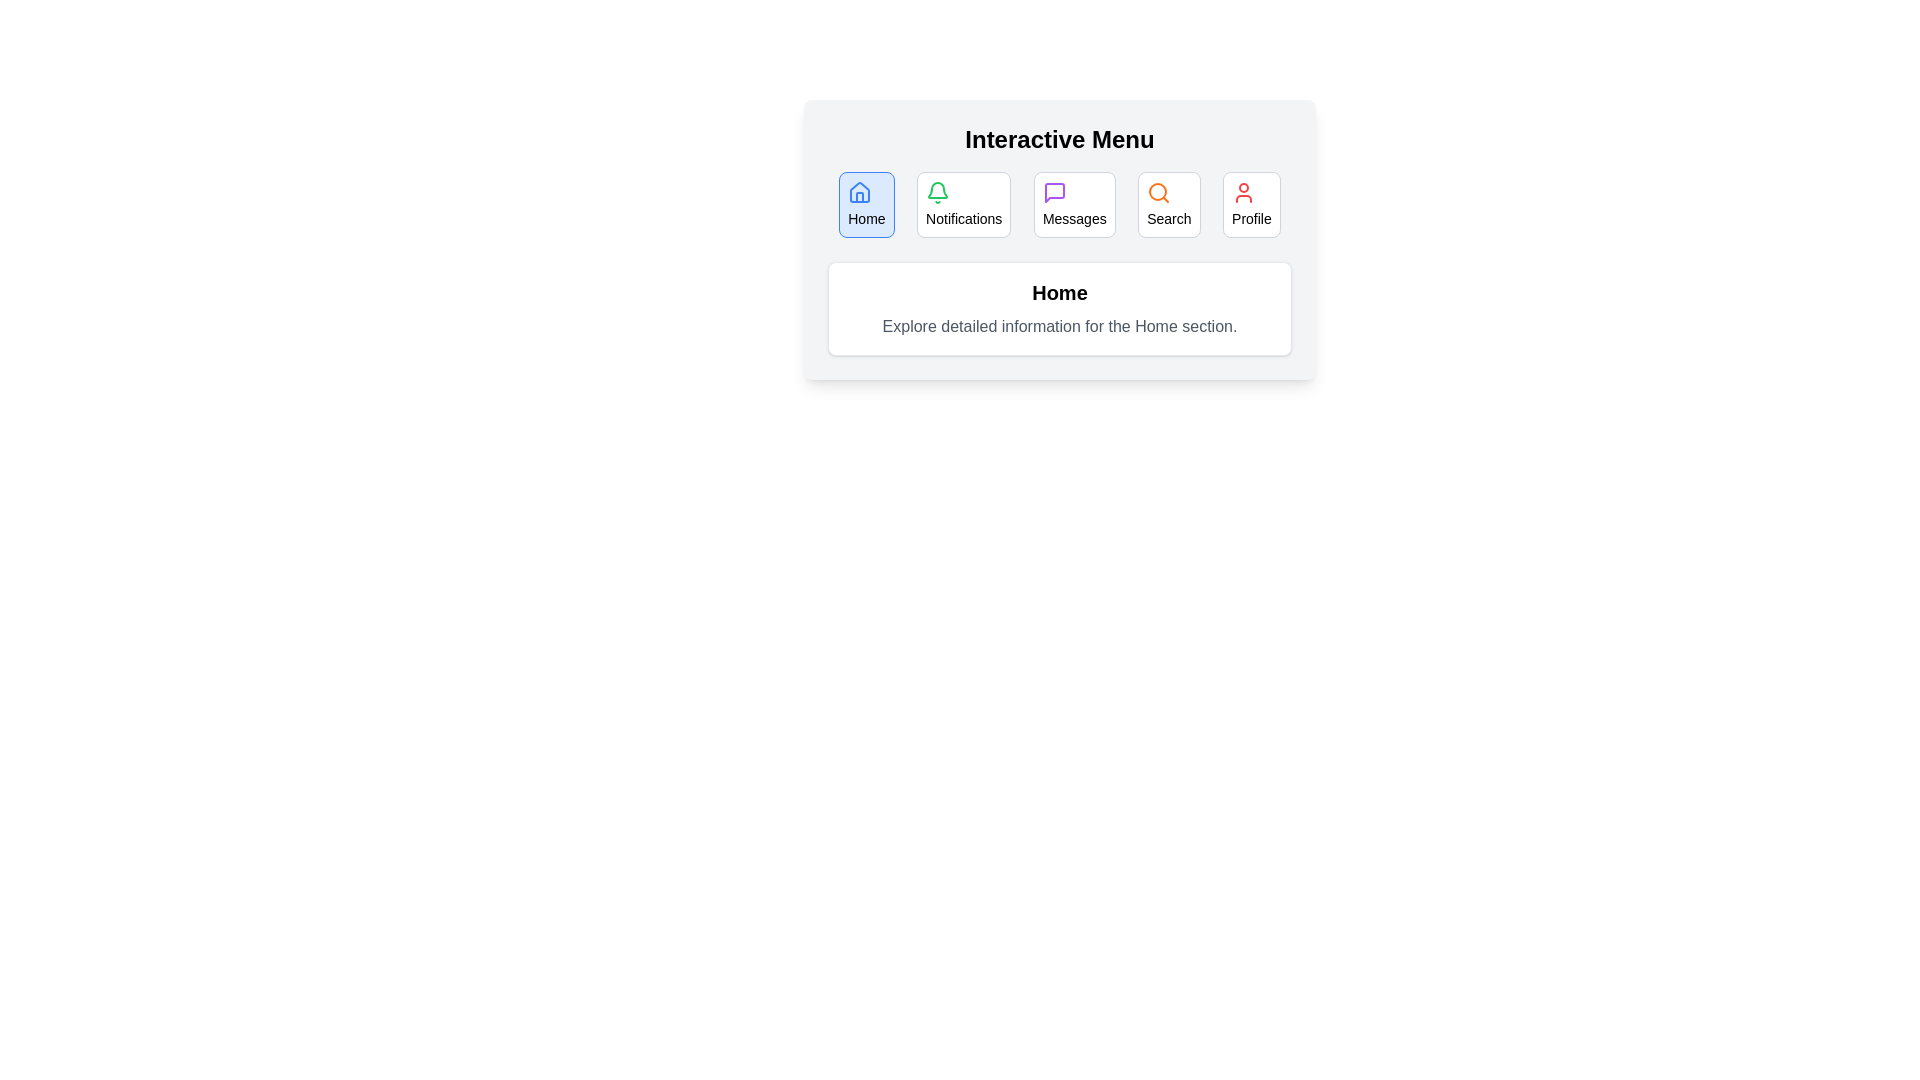 This screenshot has height=1080, width=1920. I want to click on the 'Messages' button icon in the middle of the interactive menu, so click(1053, 192).